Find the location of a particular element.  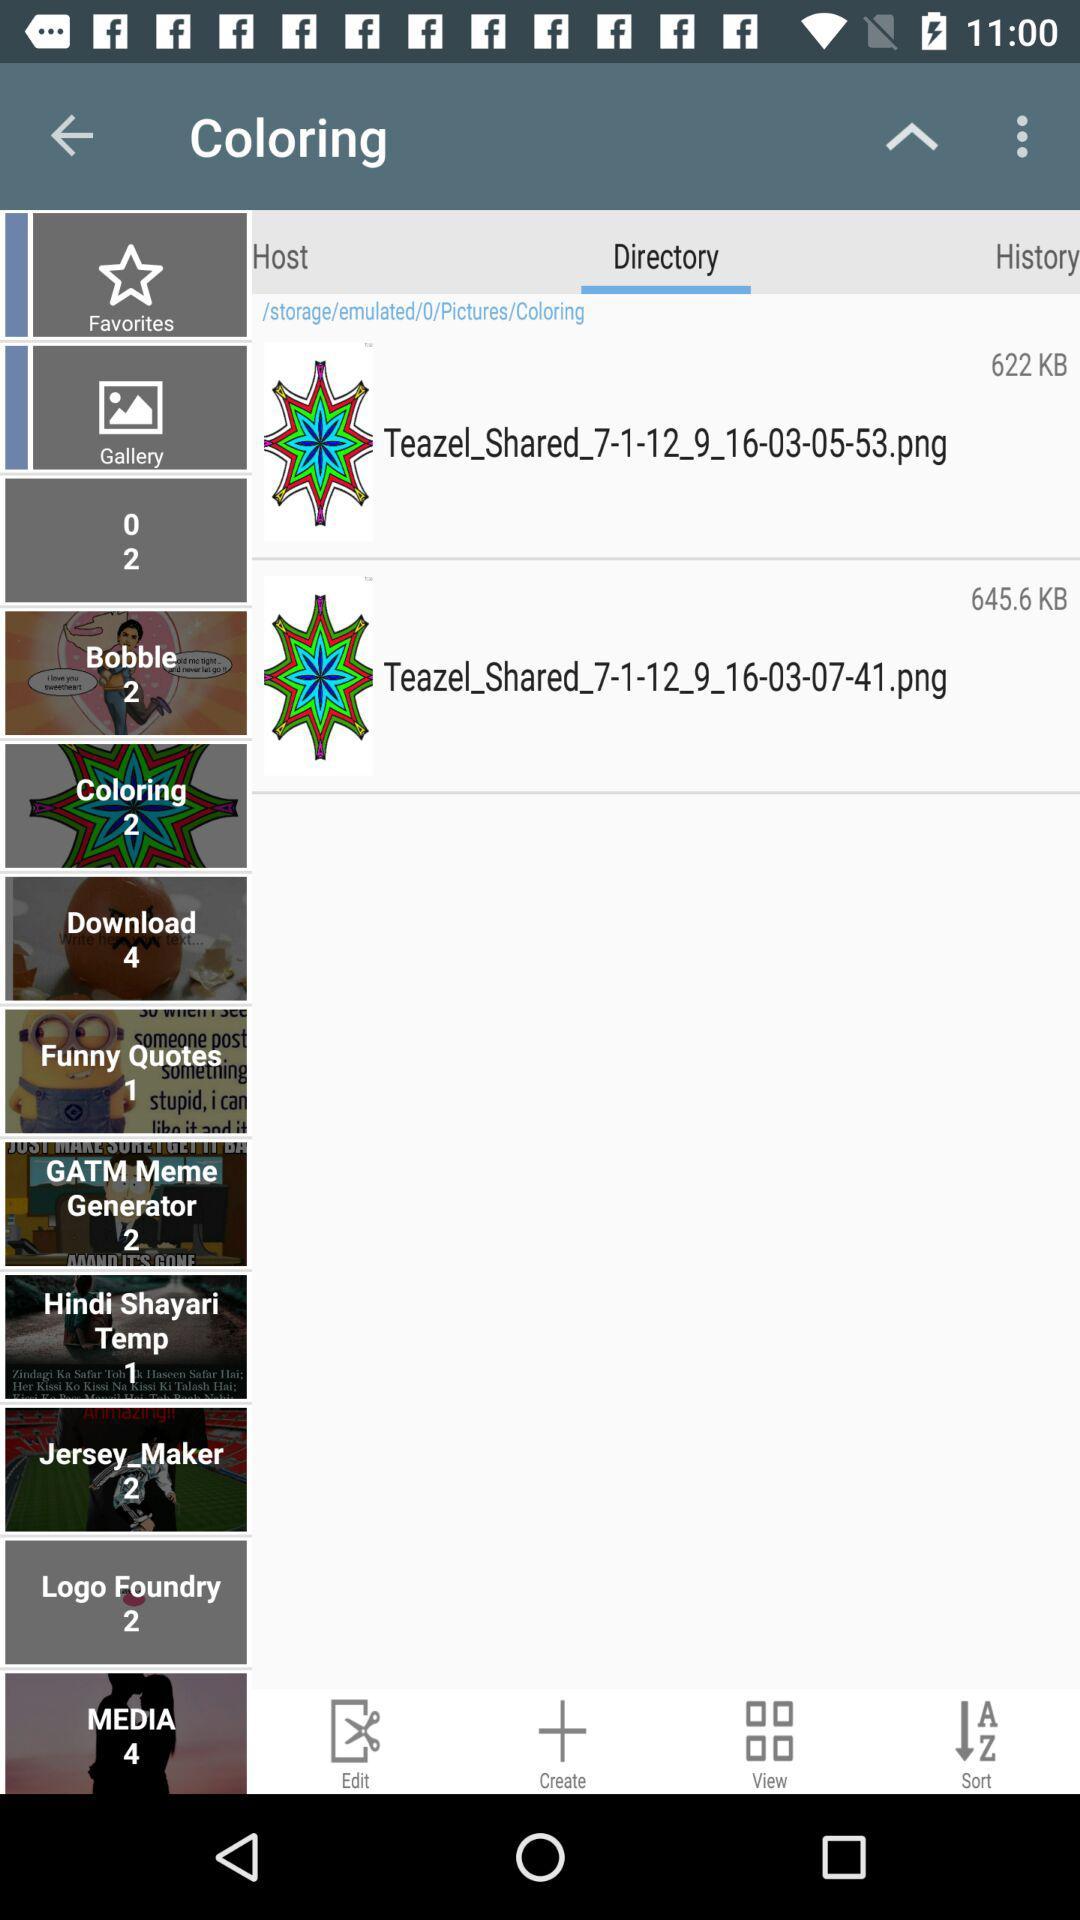

edit image is located at coordinates (354, 1740).